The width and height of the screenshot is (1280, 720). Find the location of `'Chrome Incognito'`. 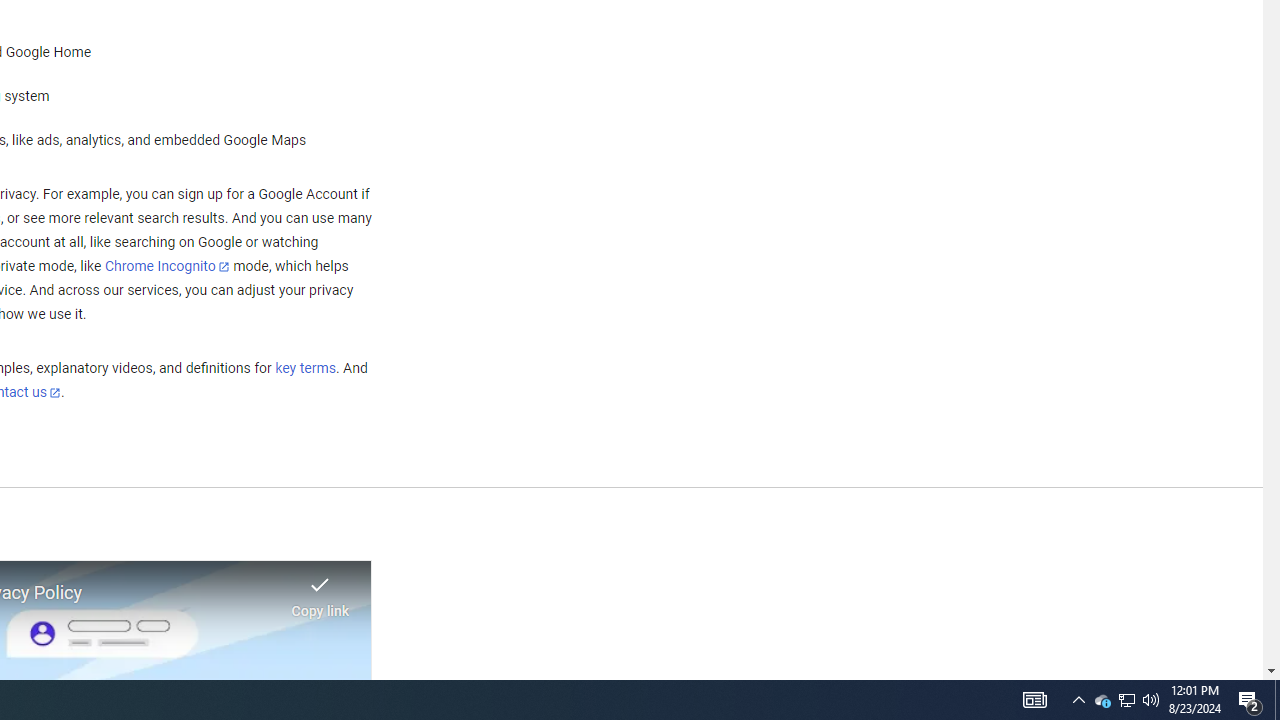

'Chrome Incognito' is located at coordinates (167, 265).